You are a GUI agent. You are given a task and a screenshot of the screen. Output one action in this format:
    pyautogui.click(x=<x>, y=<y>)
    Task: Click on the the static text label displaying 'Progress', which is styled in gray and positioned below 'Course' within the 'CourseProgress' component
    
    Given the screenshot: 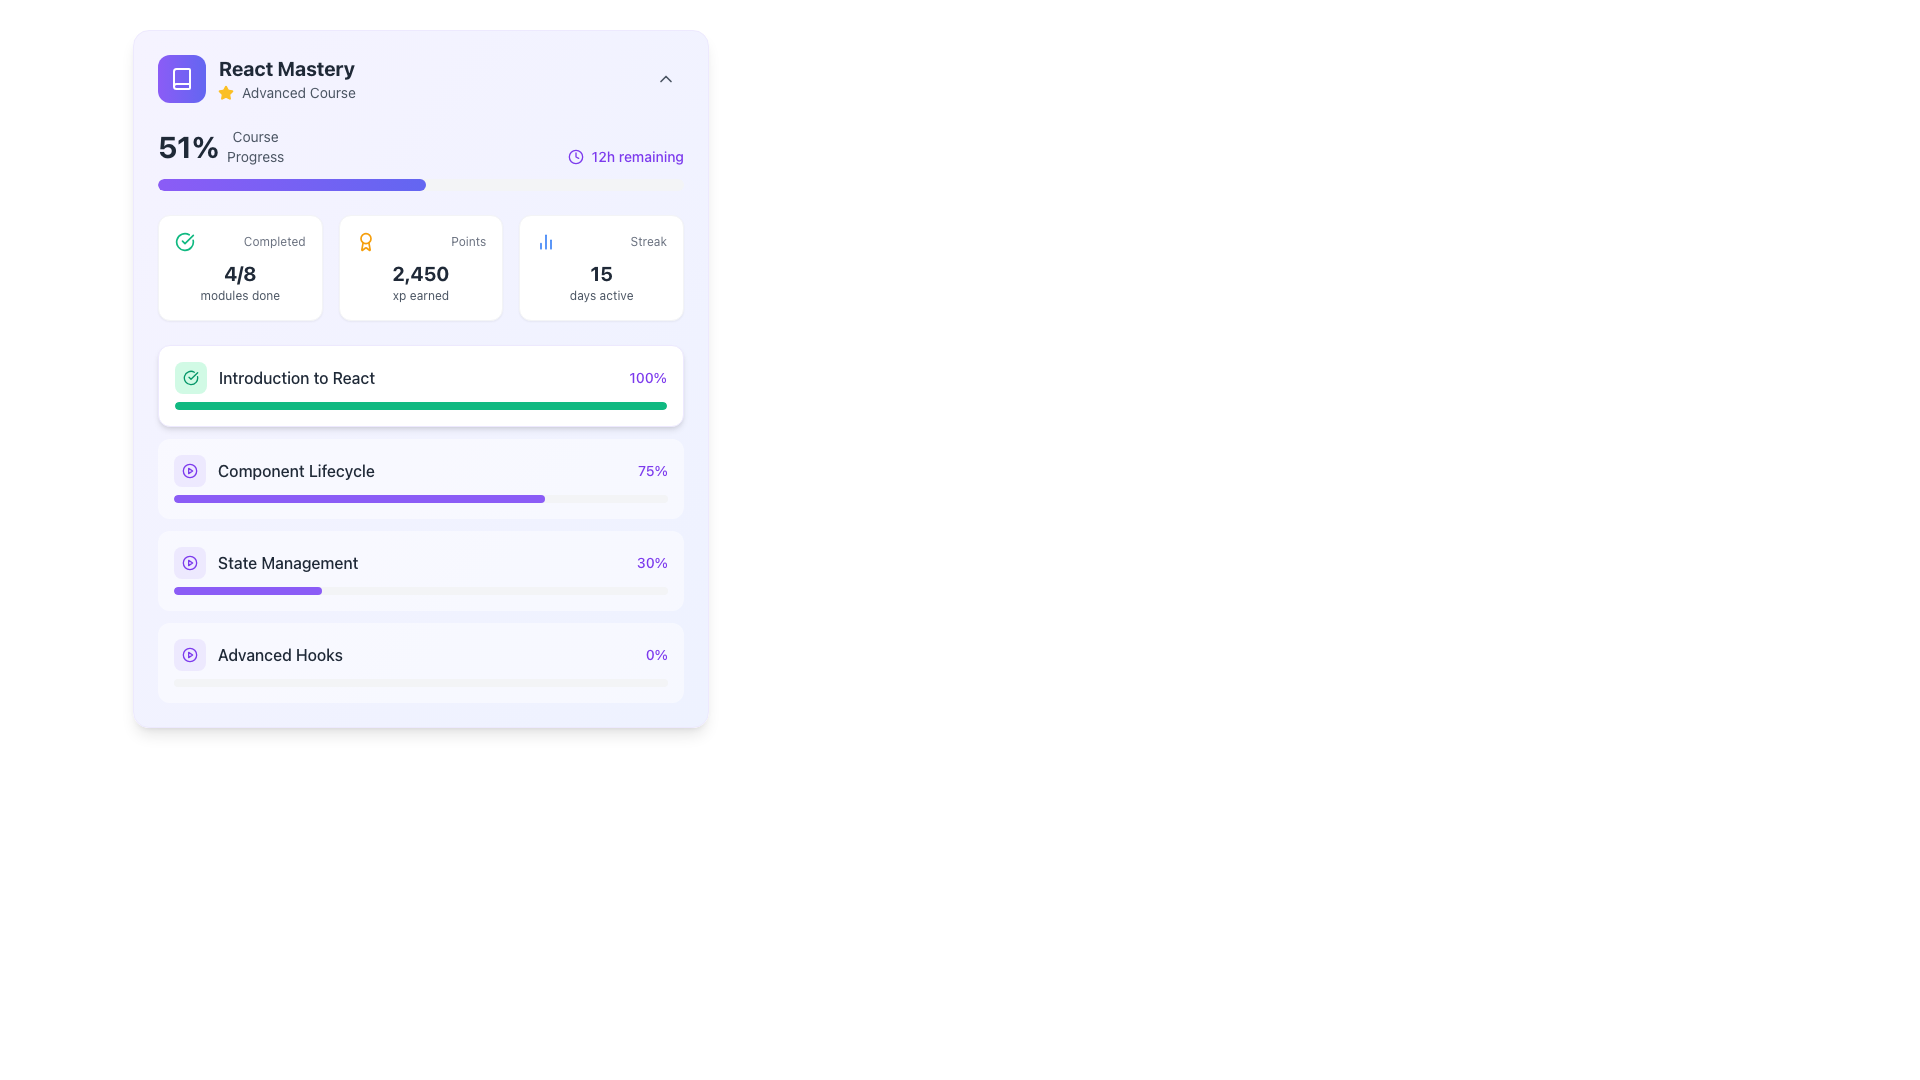 What is the action you would take?
    pyautogui.click(x=254, y=156)
    